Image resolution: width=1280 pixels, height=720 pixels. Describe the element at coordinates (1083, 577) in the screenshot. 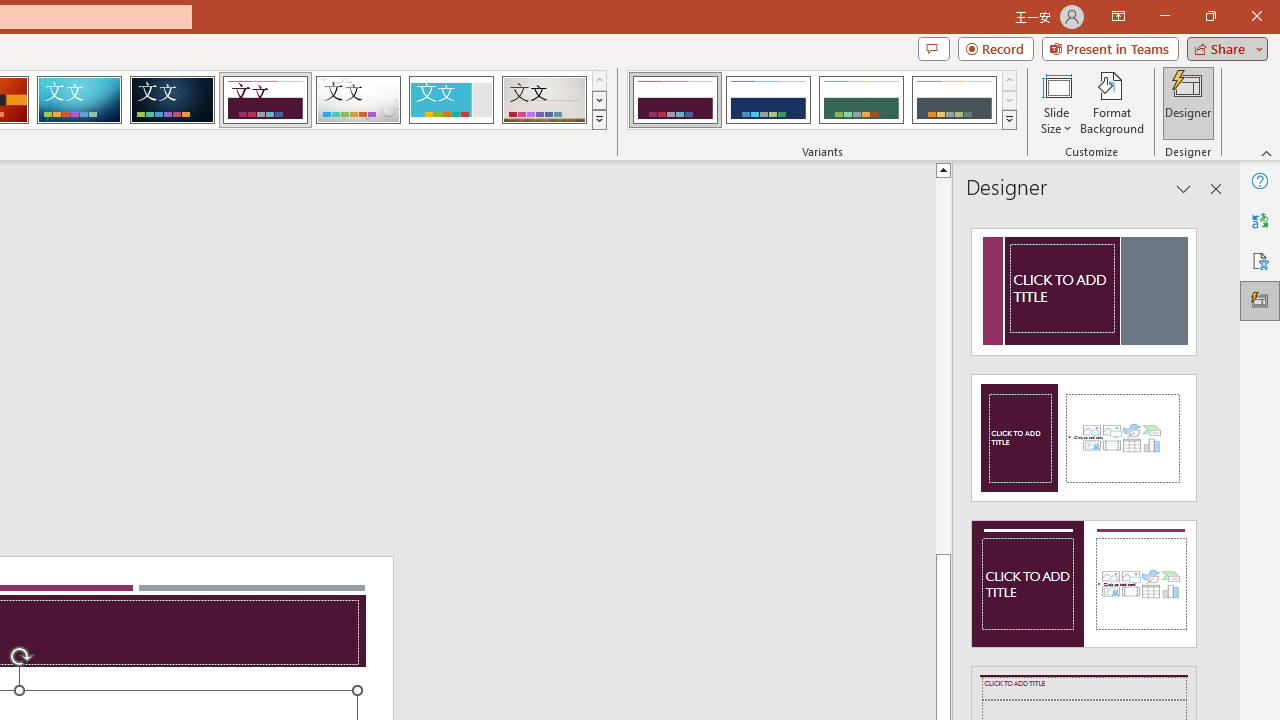

I see `'Design Idea'` at that location.